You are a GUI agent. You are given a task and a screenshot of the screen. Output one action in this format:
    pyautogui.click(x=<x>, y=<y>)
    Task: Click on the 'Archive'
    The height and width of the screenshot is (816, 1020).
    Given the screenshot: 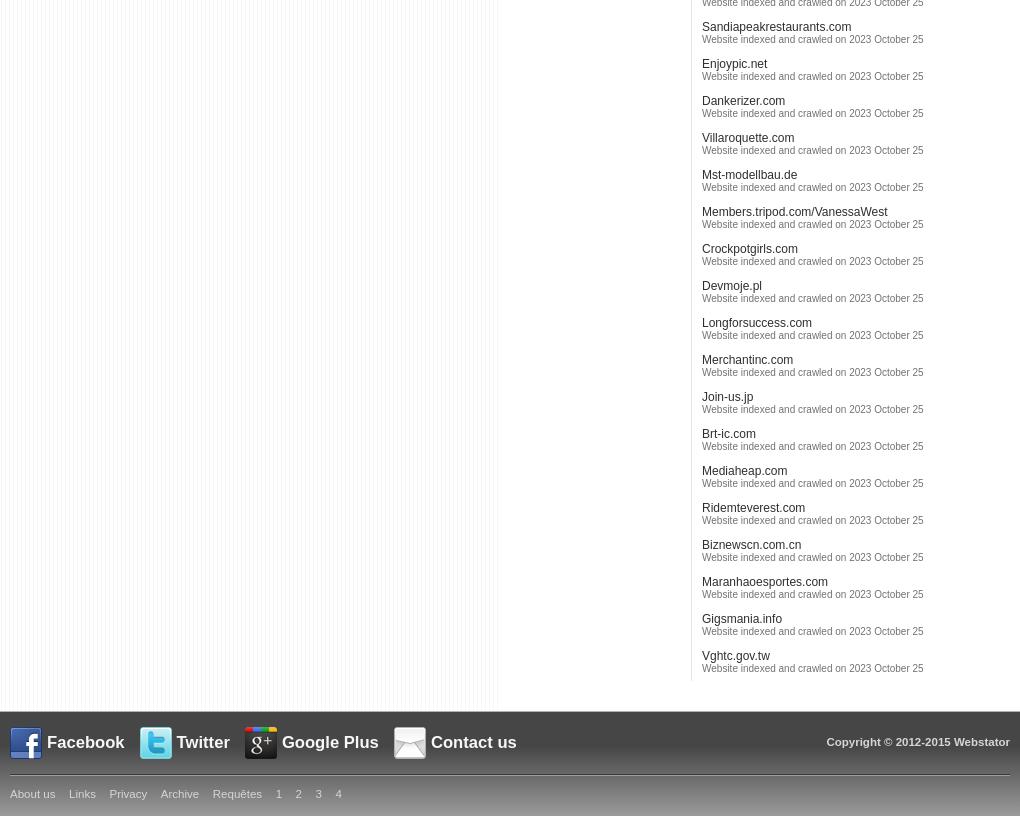 What is the action you would take?
    pyautogui.click(x=178, y=793)
    